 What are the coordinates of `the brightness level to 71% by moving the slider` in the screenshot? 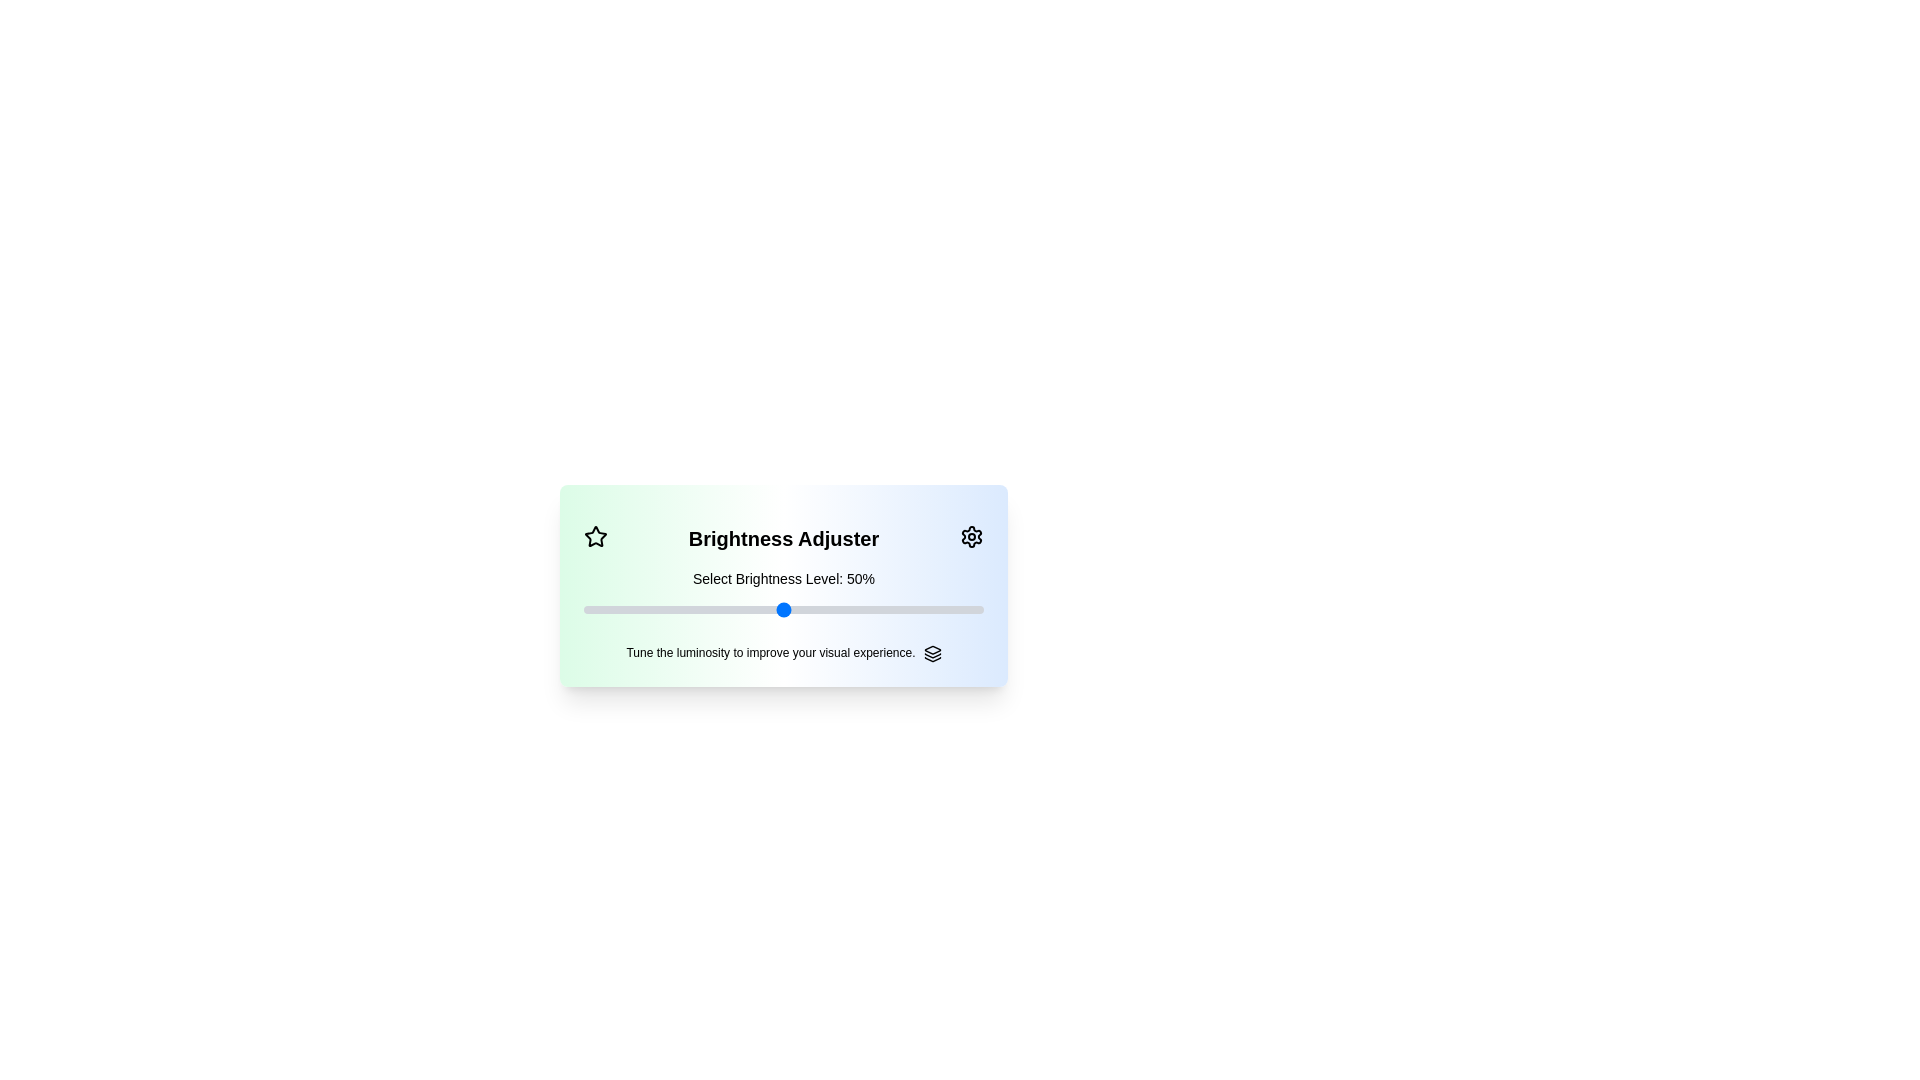 It's located at (868, 608).